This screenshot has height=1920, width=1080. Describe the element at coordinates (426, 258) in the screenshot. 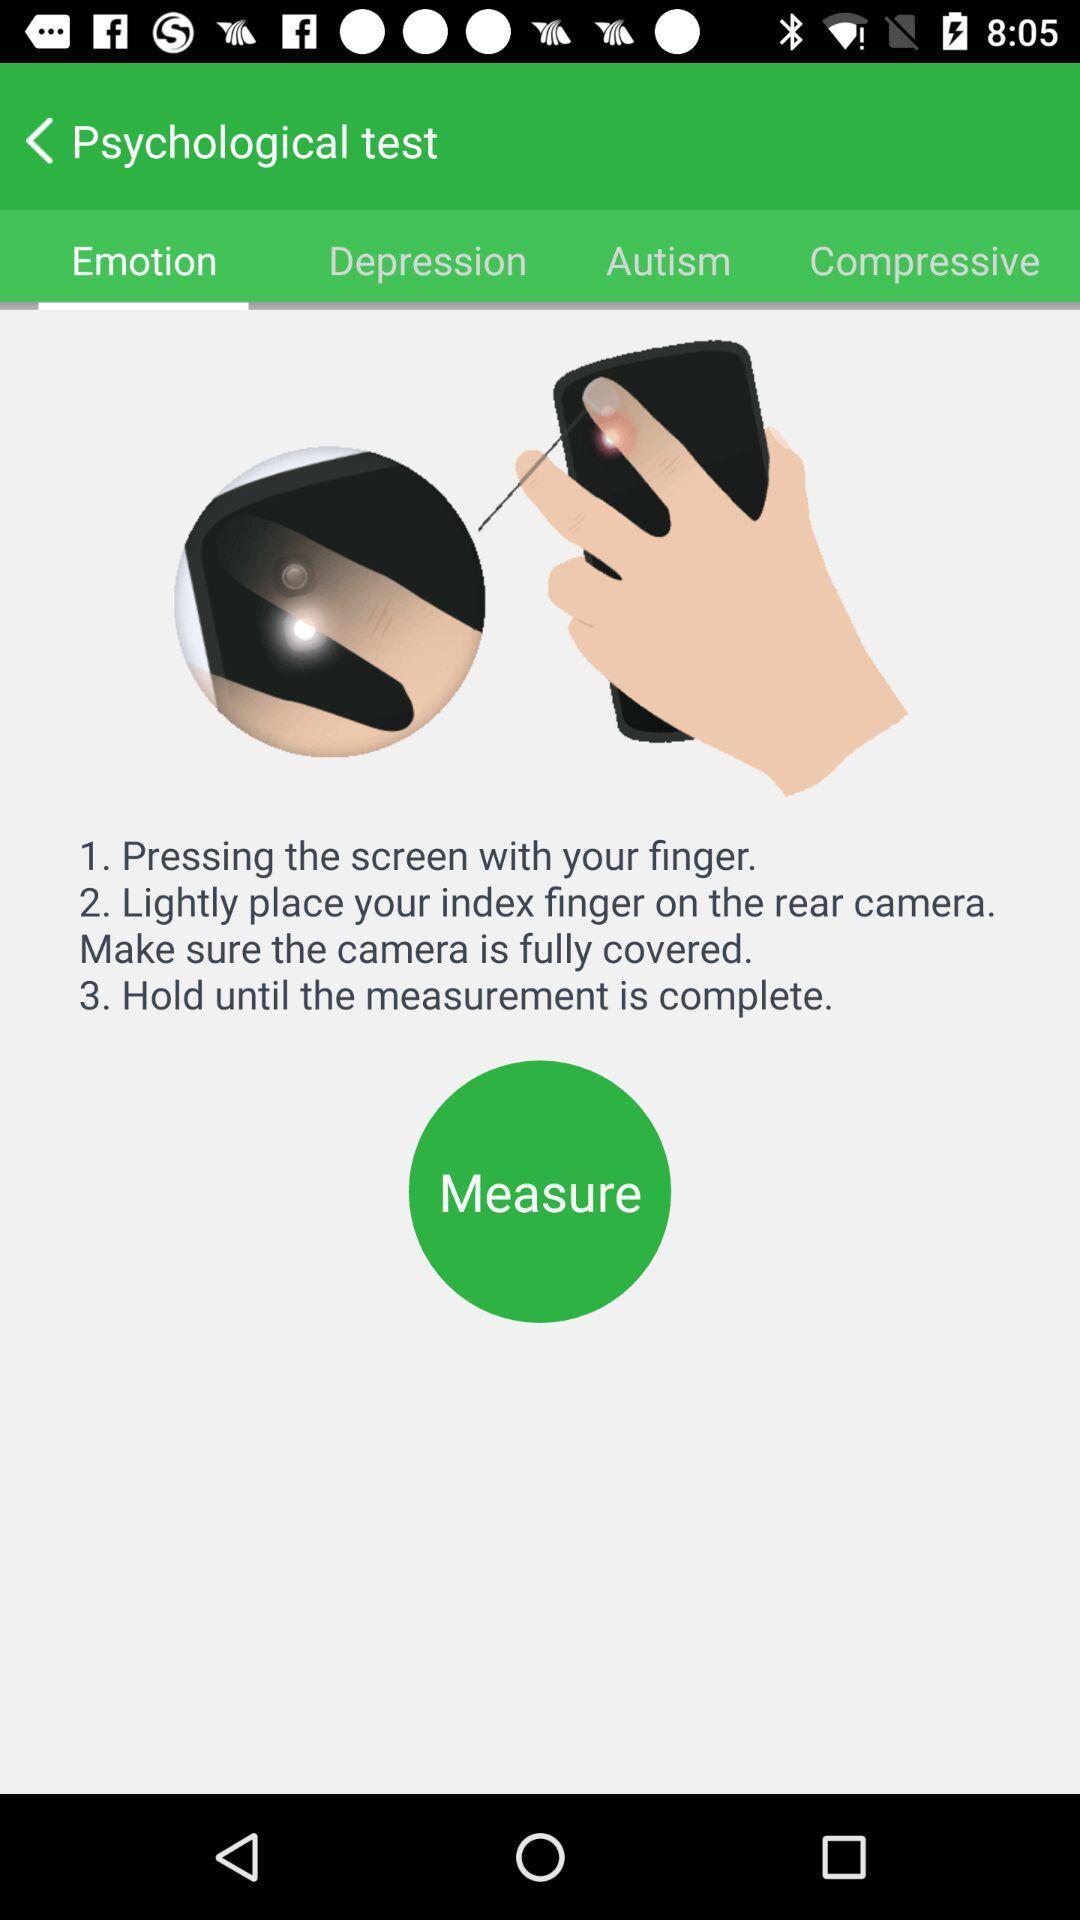

I see `depression item` at that location.